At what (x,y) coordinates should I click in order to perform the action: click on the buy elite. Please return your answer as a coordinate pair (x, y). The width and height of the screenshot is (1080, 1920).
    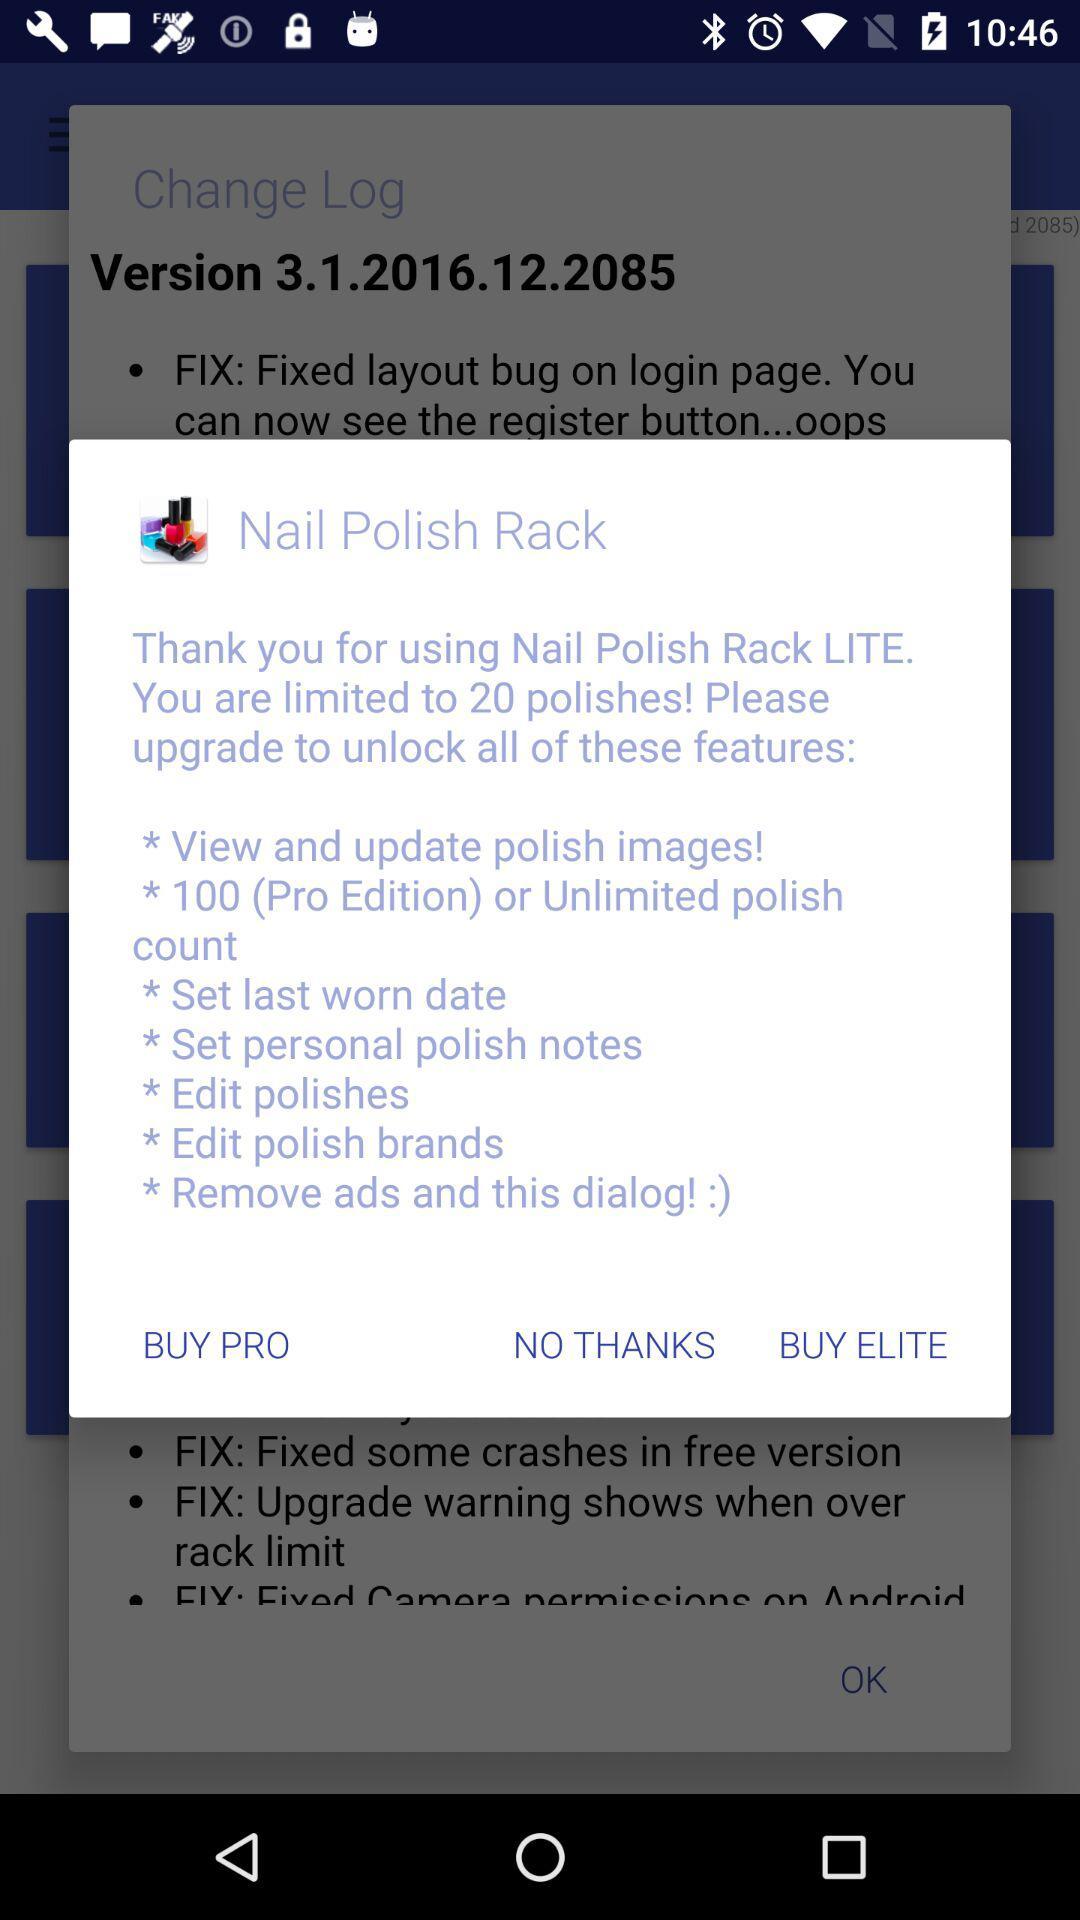
    Looking at the image, I should click on (862, 1344).